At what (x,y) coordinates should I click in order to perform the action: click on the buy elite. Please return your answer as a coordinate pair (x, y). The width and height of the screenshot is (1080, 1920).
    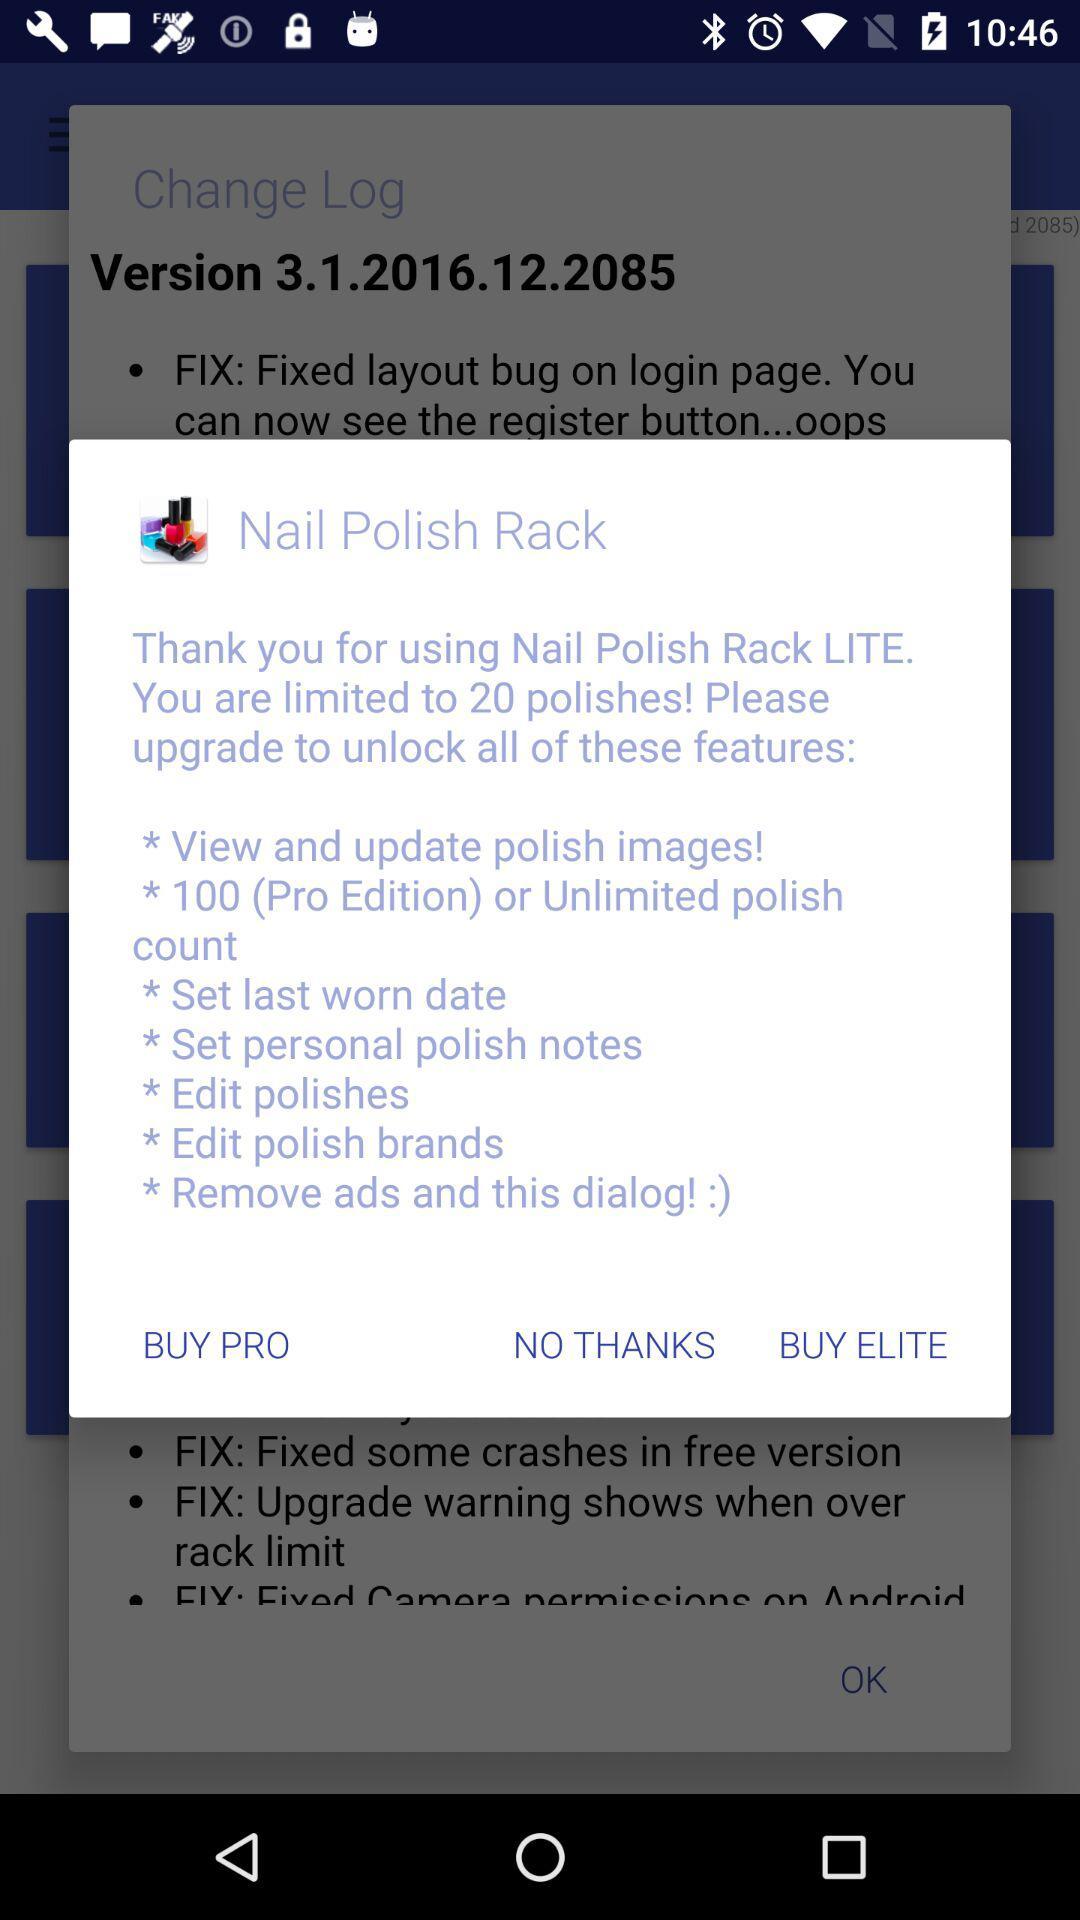
    Looking at the image, I should click on (862, 1344).